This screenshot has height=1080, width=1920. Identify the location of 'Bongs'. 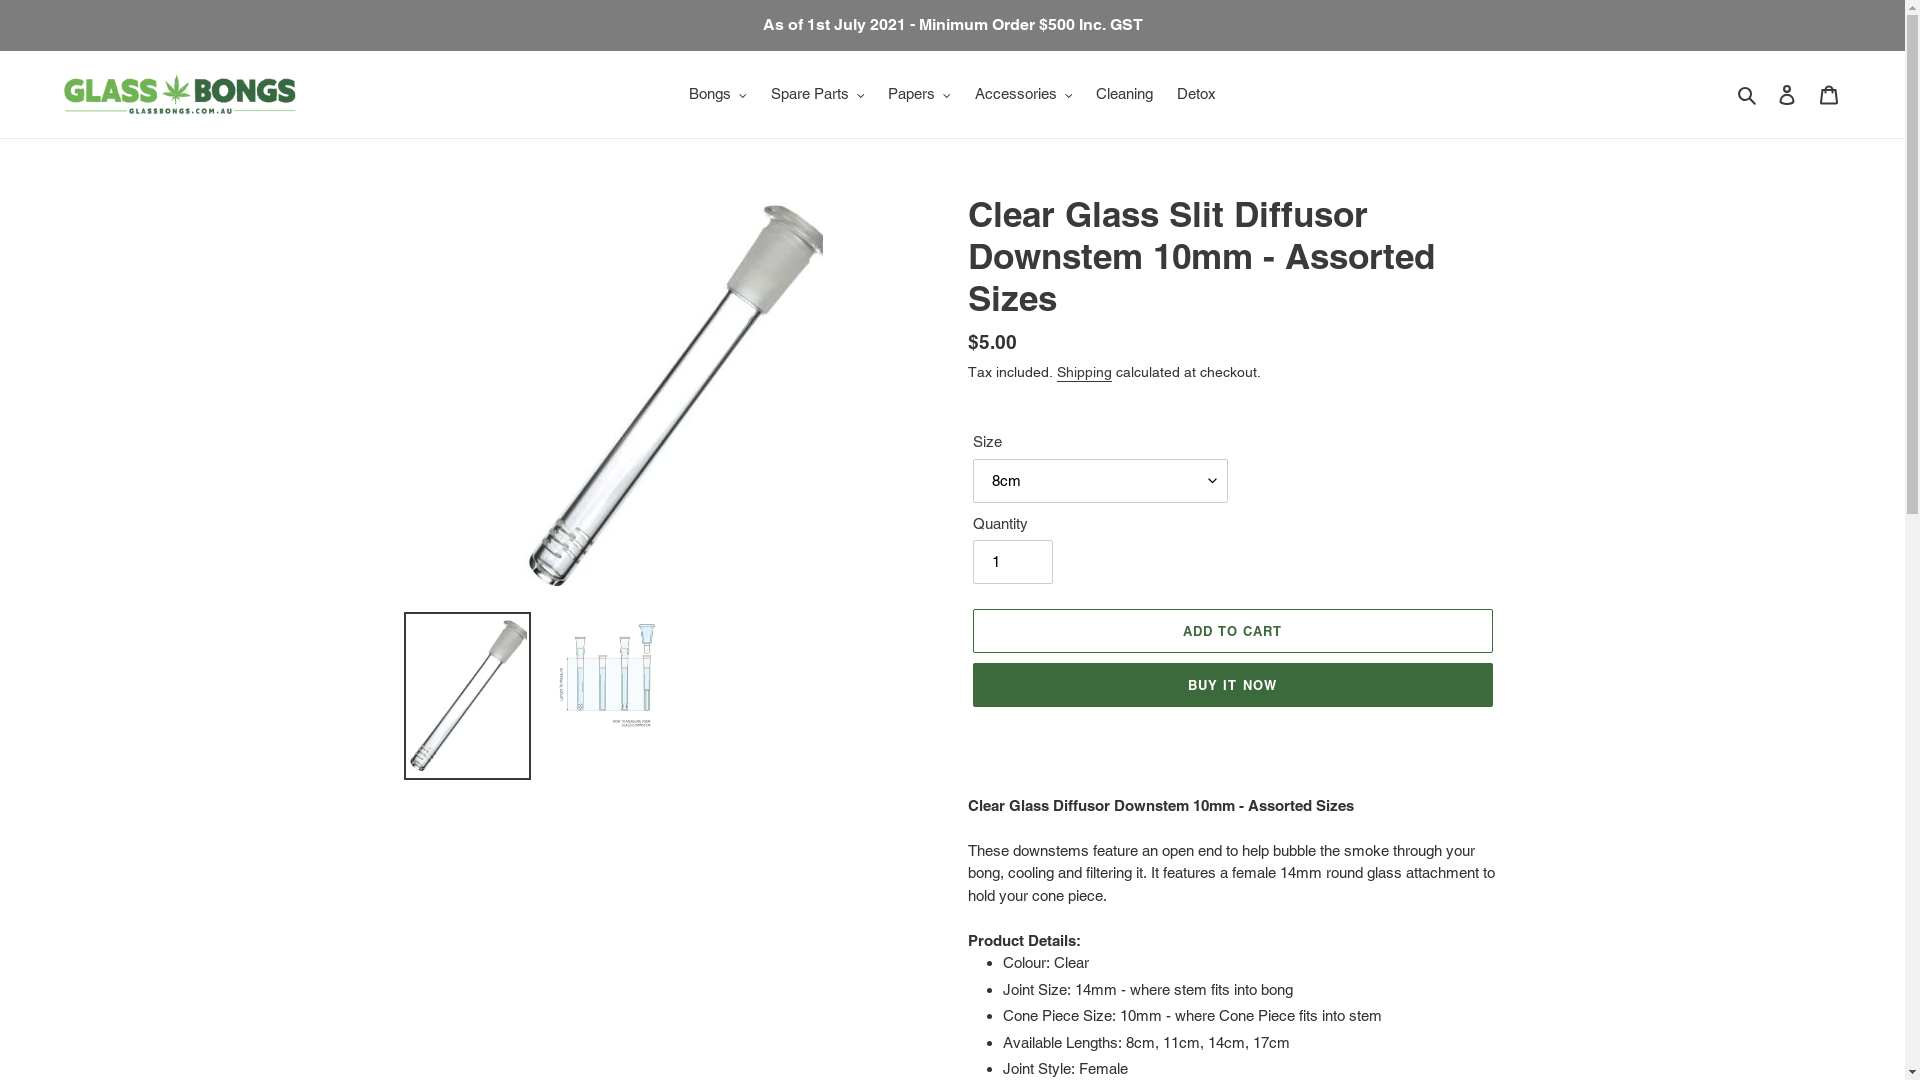
(718, 94).